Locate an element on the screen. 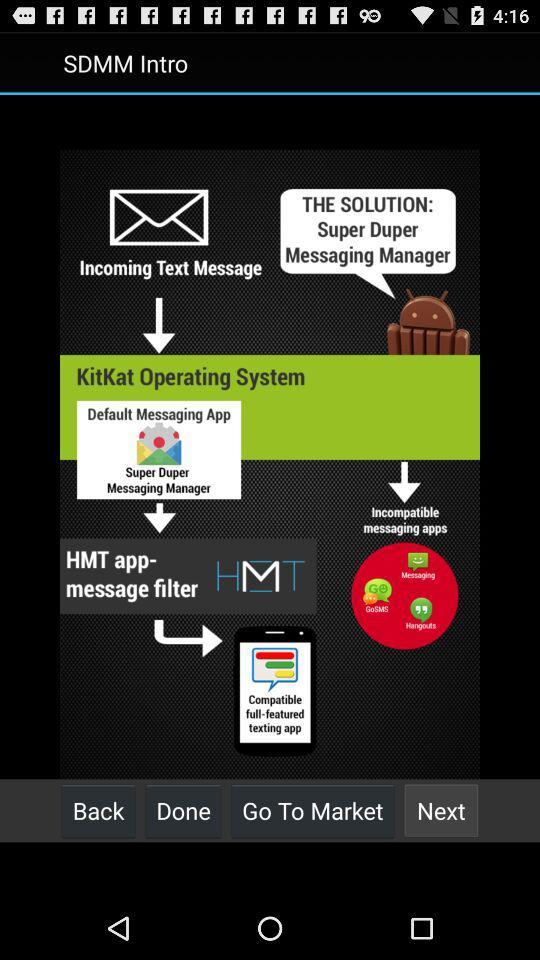 This screenshot has height=960, width=540. the back at the bottom left corner is located at coordinates (97, 810).